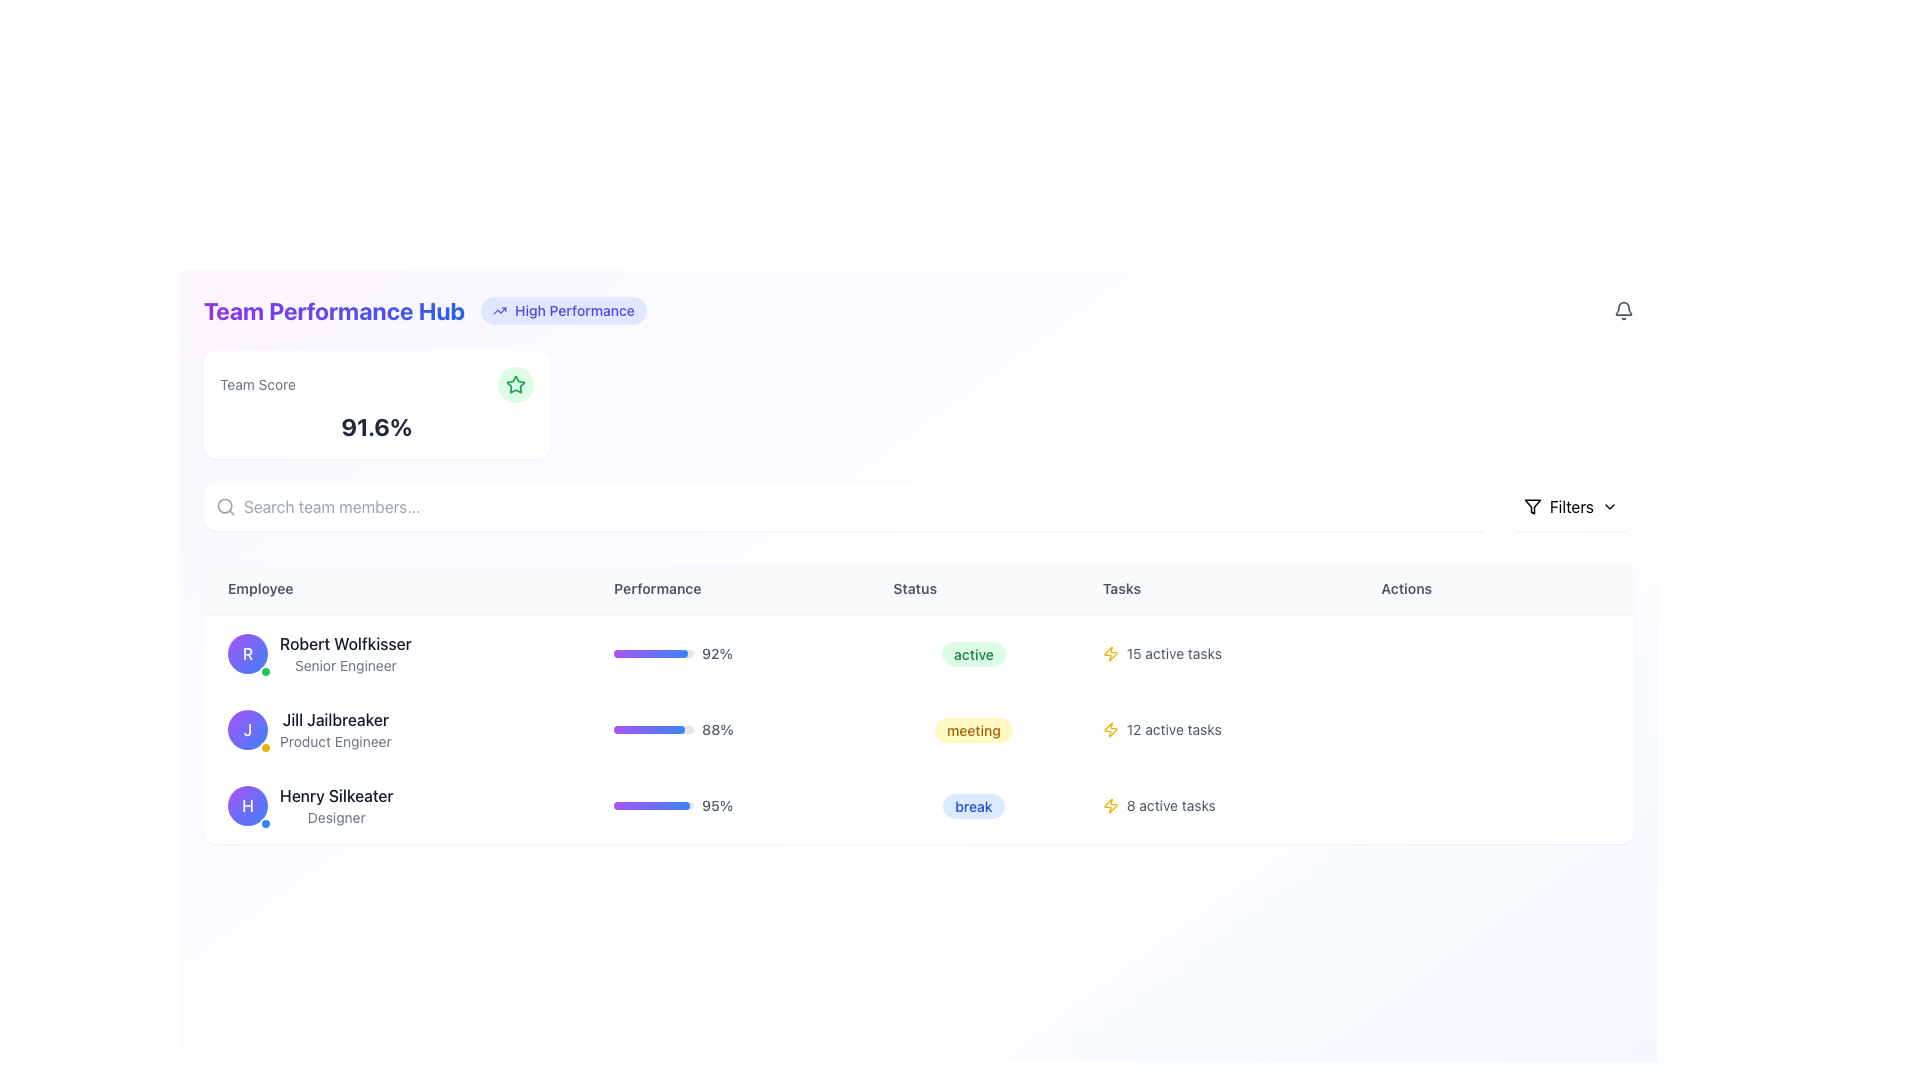  What do you see at coordinates (397, 653) in the screenshot?
I see `the employee list item displaying the profile picture of 'Robert Wolfkisser'` at bounding box center [397, 653].